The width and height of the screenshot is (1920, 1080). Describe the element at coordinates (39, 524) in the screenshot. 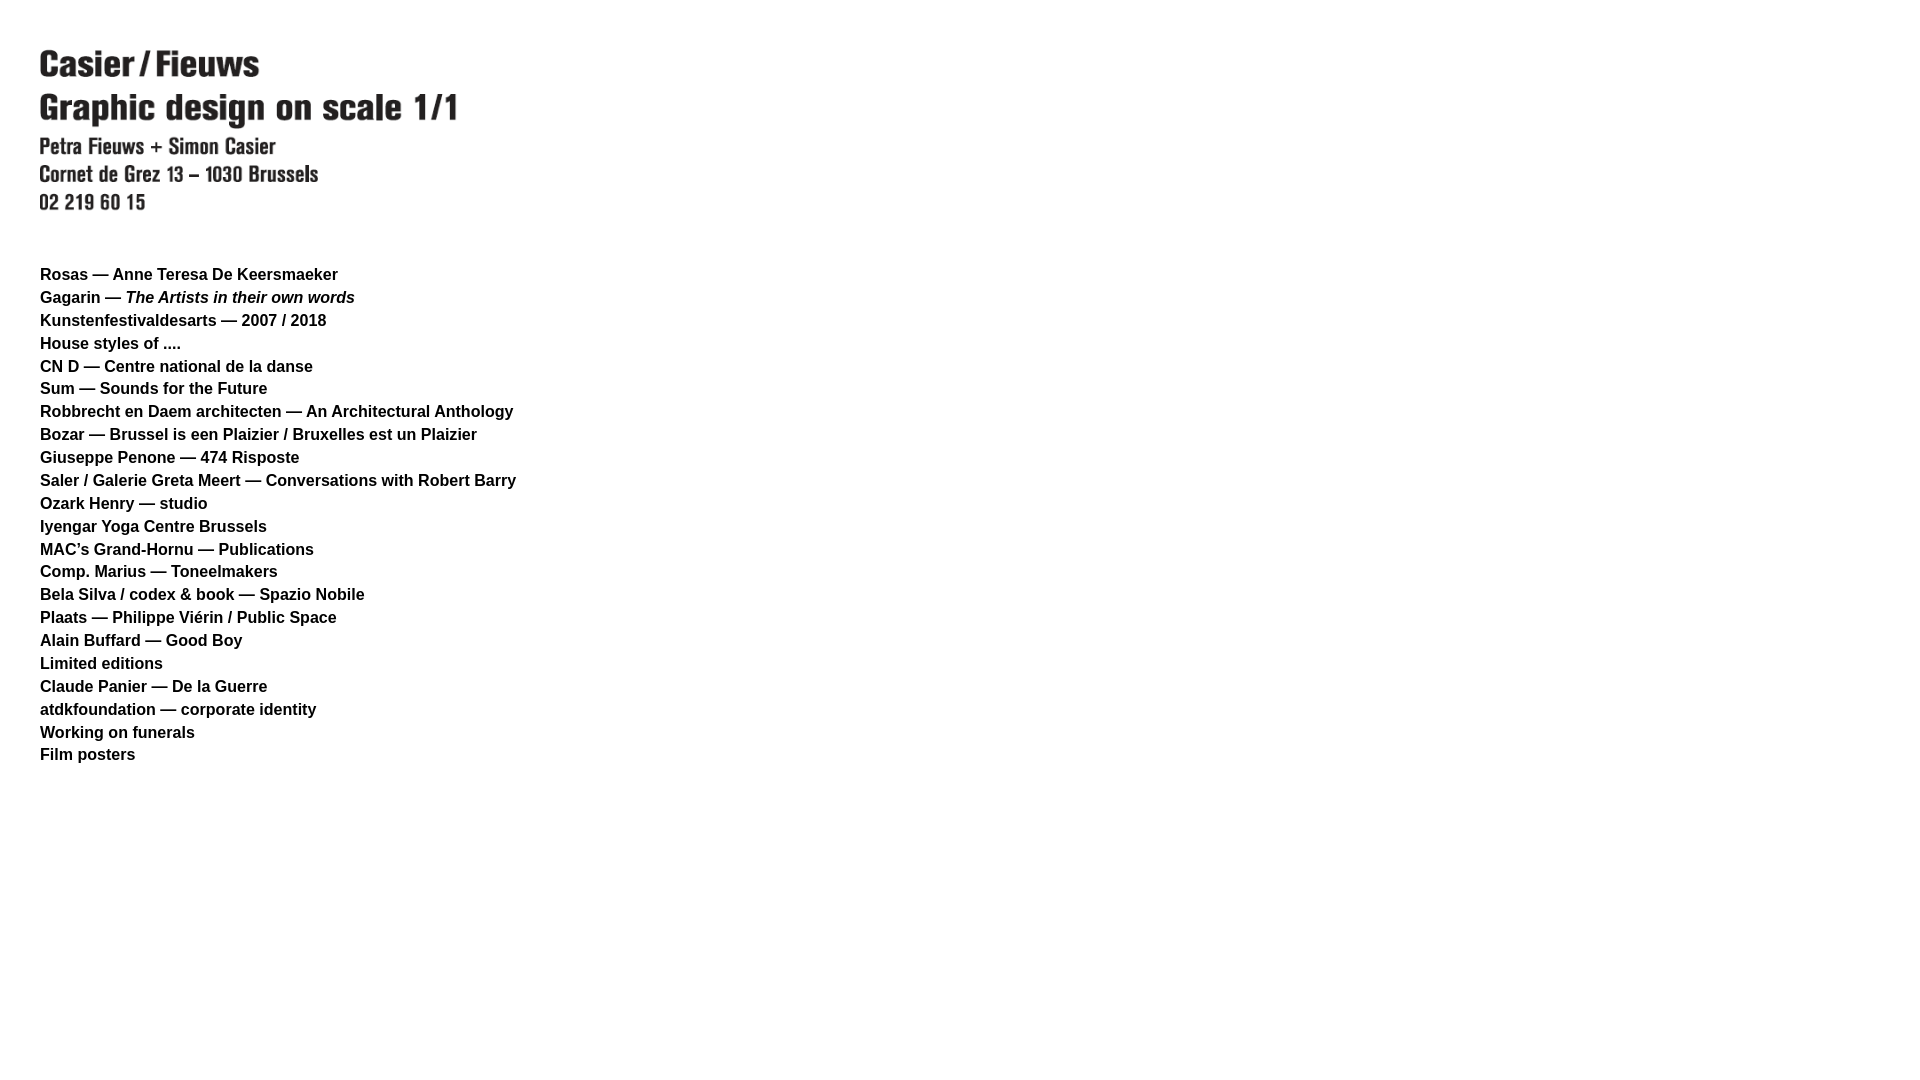

I see `'Iyengar Yoga Centre Brussels'` at that location.